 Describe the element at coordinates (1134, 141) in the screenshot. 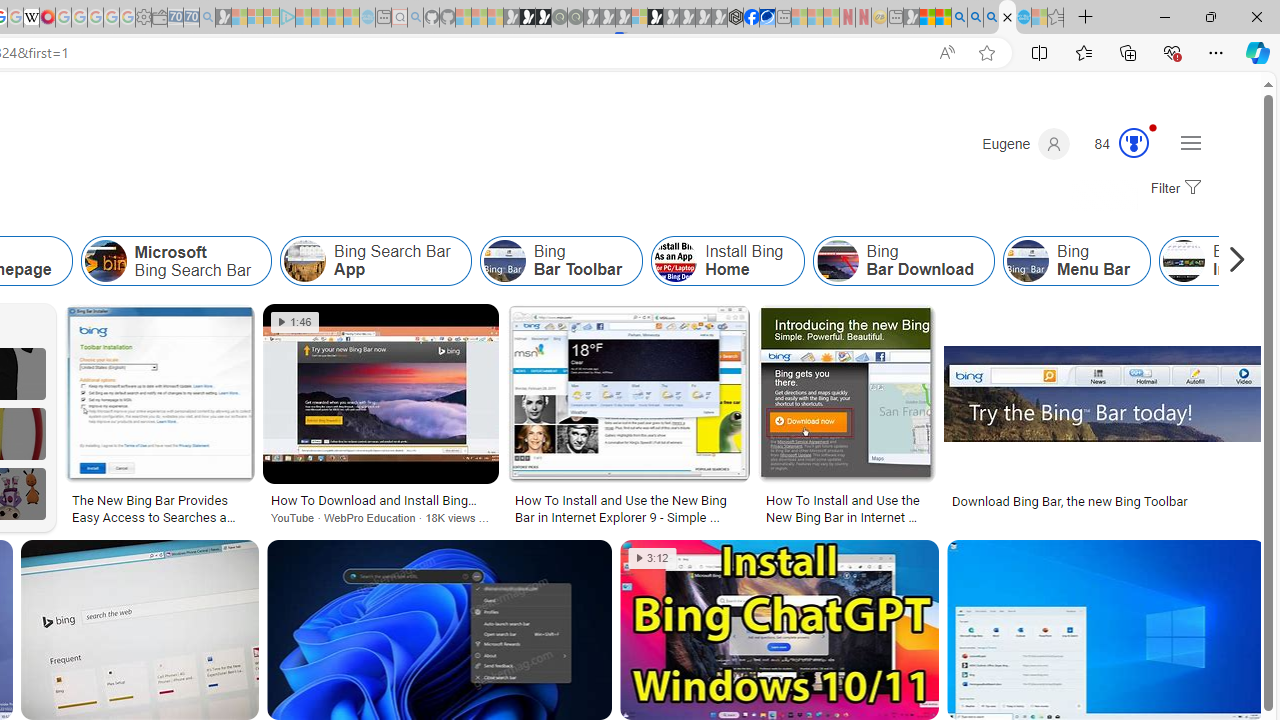

I see `'AutomationID: rh_meter'` at that location.